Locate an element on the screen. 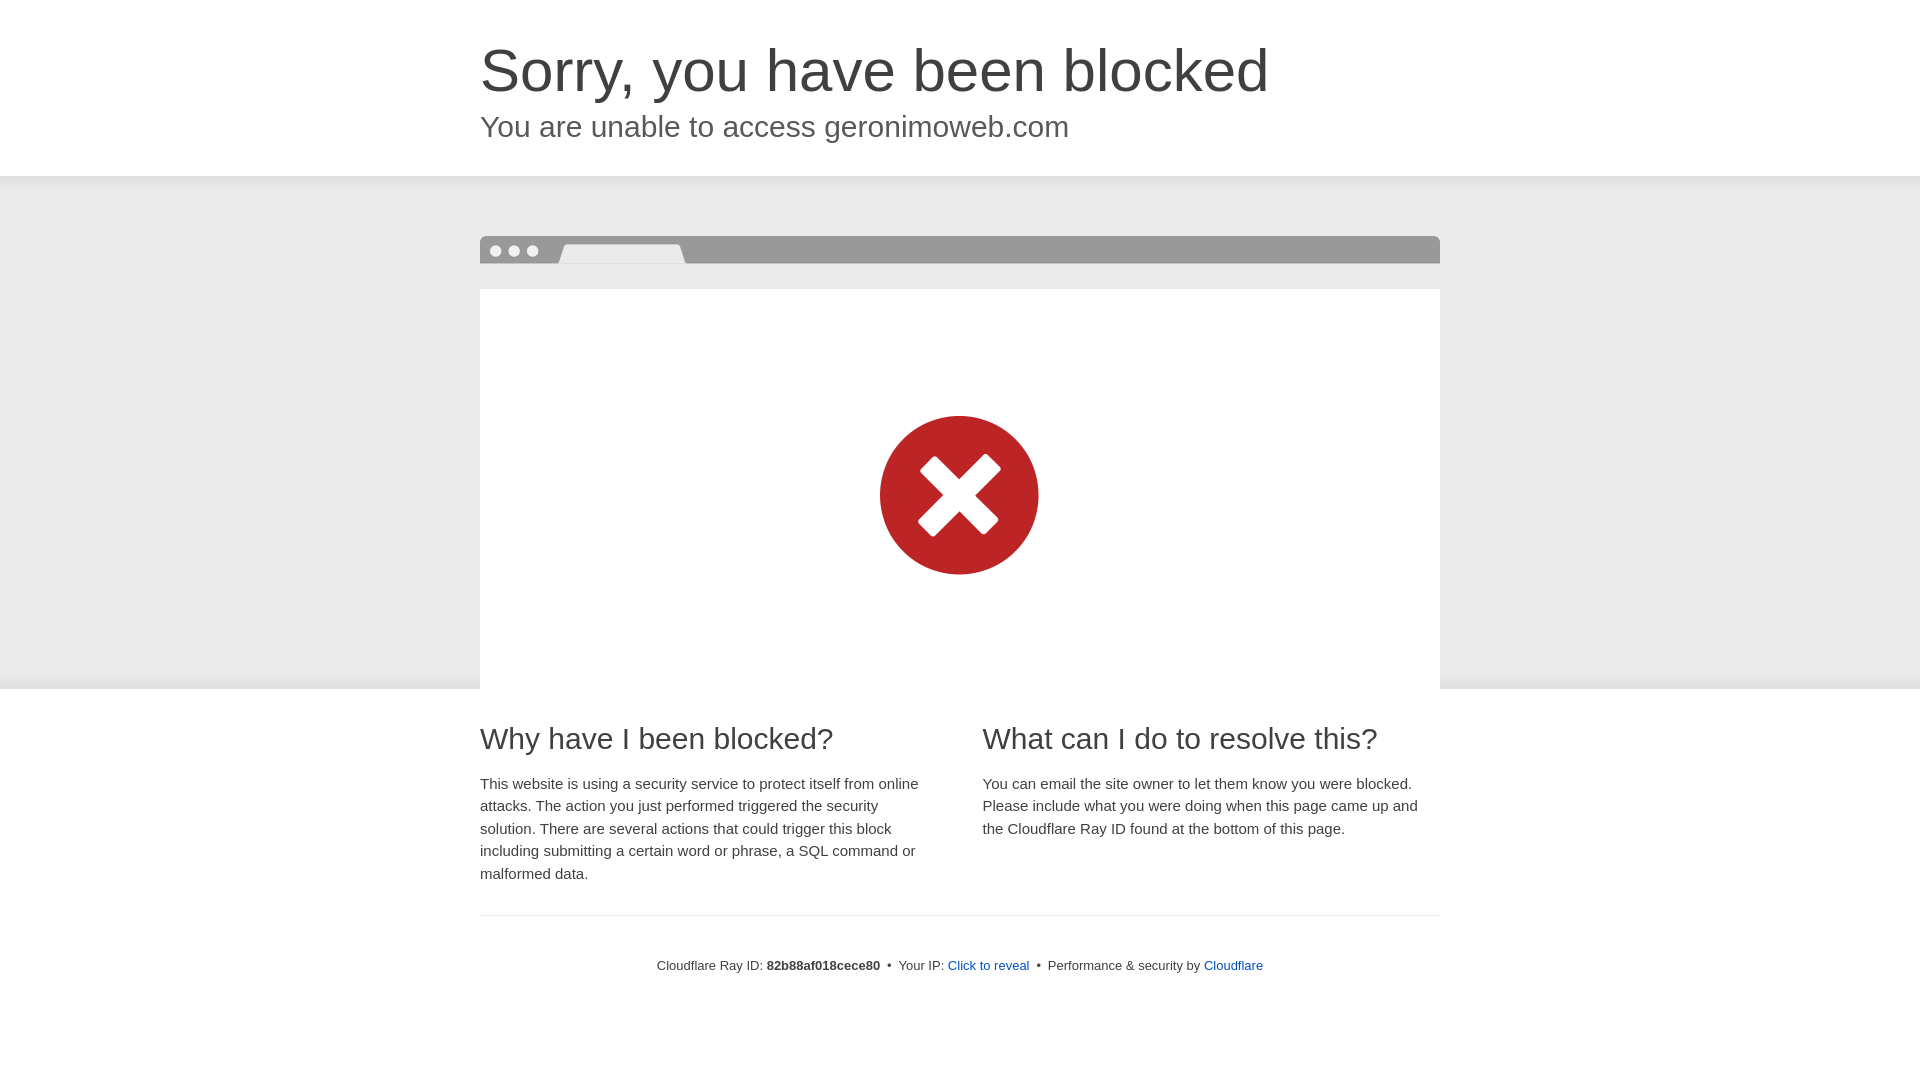 This screenshot has width=1920, height=1080. 'Click to reveal' is located at coordinates (988, 964).